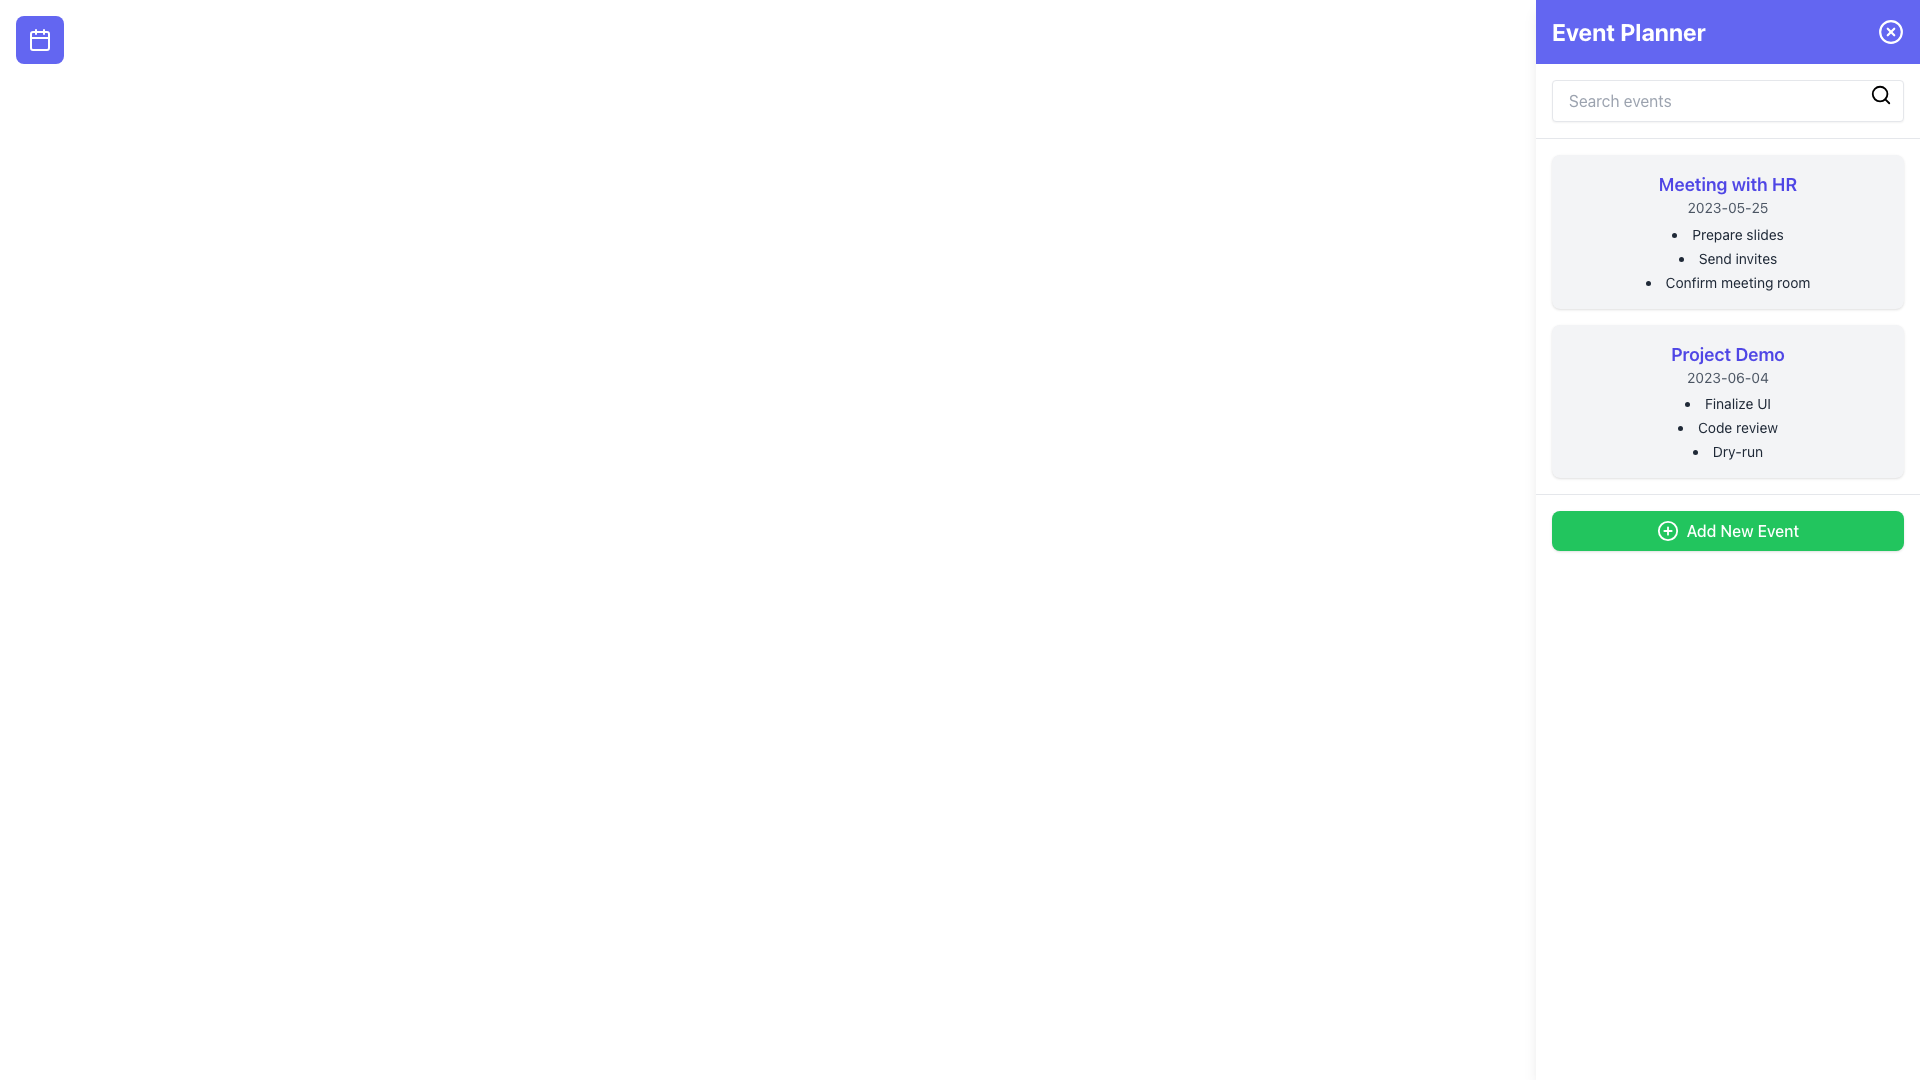  I want to click on list items from the bulleted list located within the 'Project Demo' card, which is positioned below the 'Meeting with HR' card in the right panel, so click(1727, 427).